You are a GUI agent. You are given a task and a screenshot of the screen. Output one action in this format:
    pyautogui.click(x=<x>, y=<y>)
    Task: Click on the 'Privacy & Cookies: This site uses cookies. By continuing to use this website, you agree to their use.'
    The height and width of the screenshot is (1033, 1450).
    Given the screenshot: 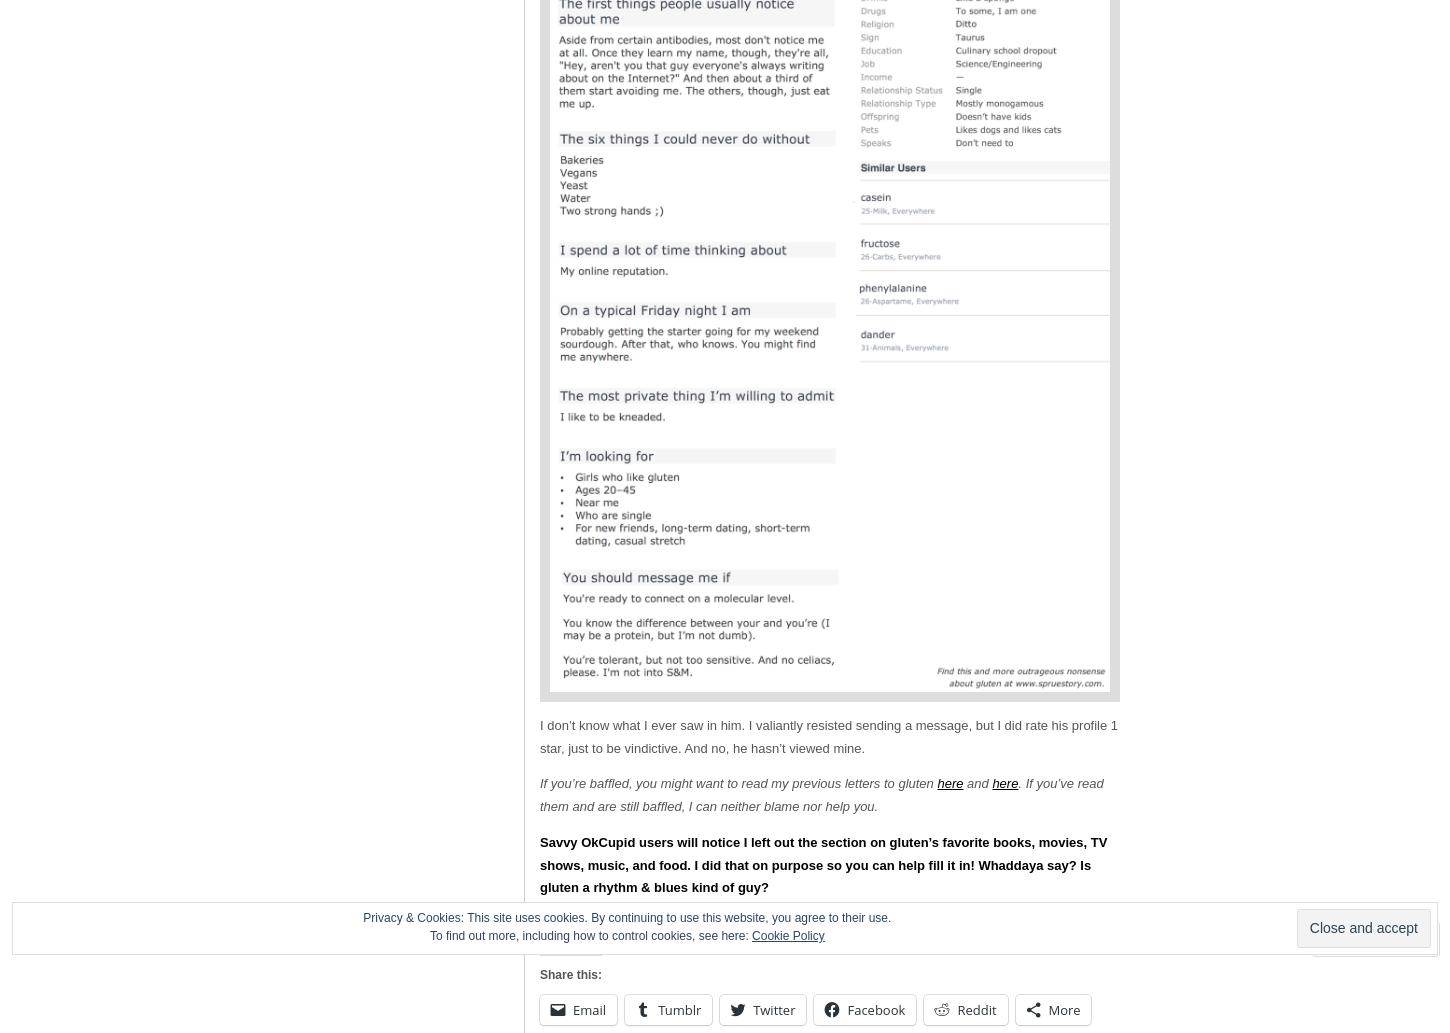 What is the action you would take?
    pyautogui.click(x=625, y=917)
    